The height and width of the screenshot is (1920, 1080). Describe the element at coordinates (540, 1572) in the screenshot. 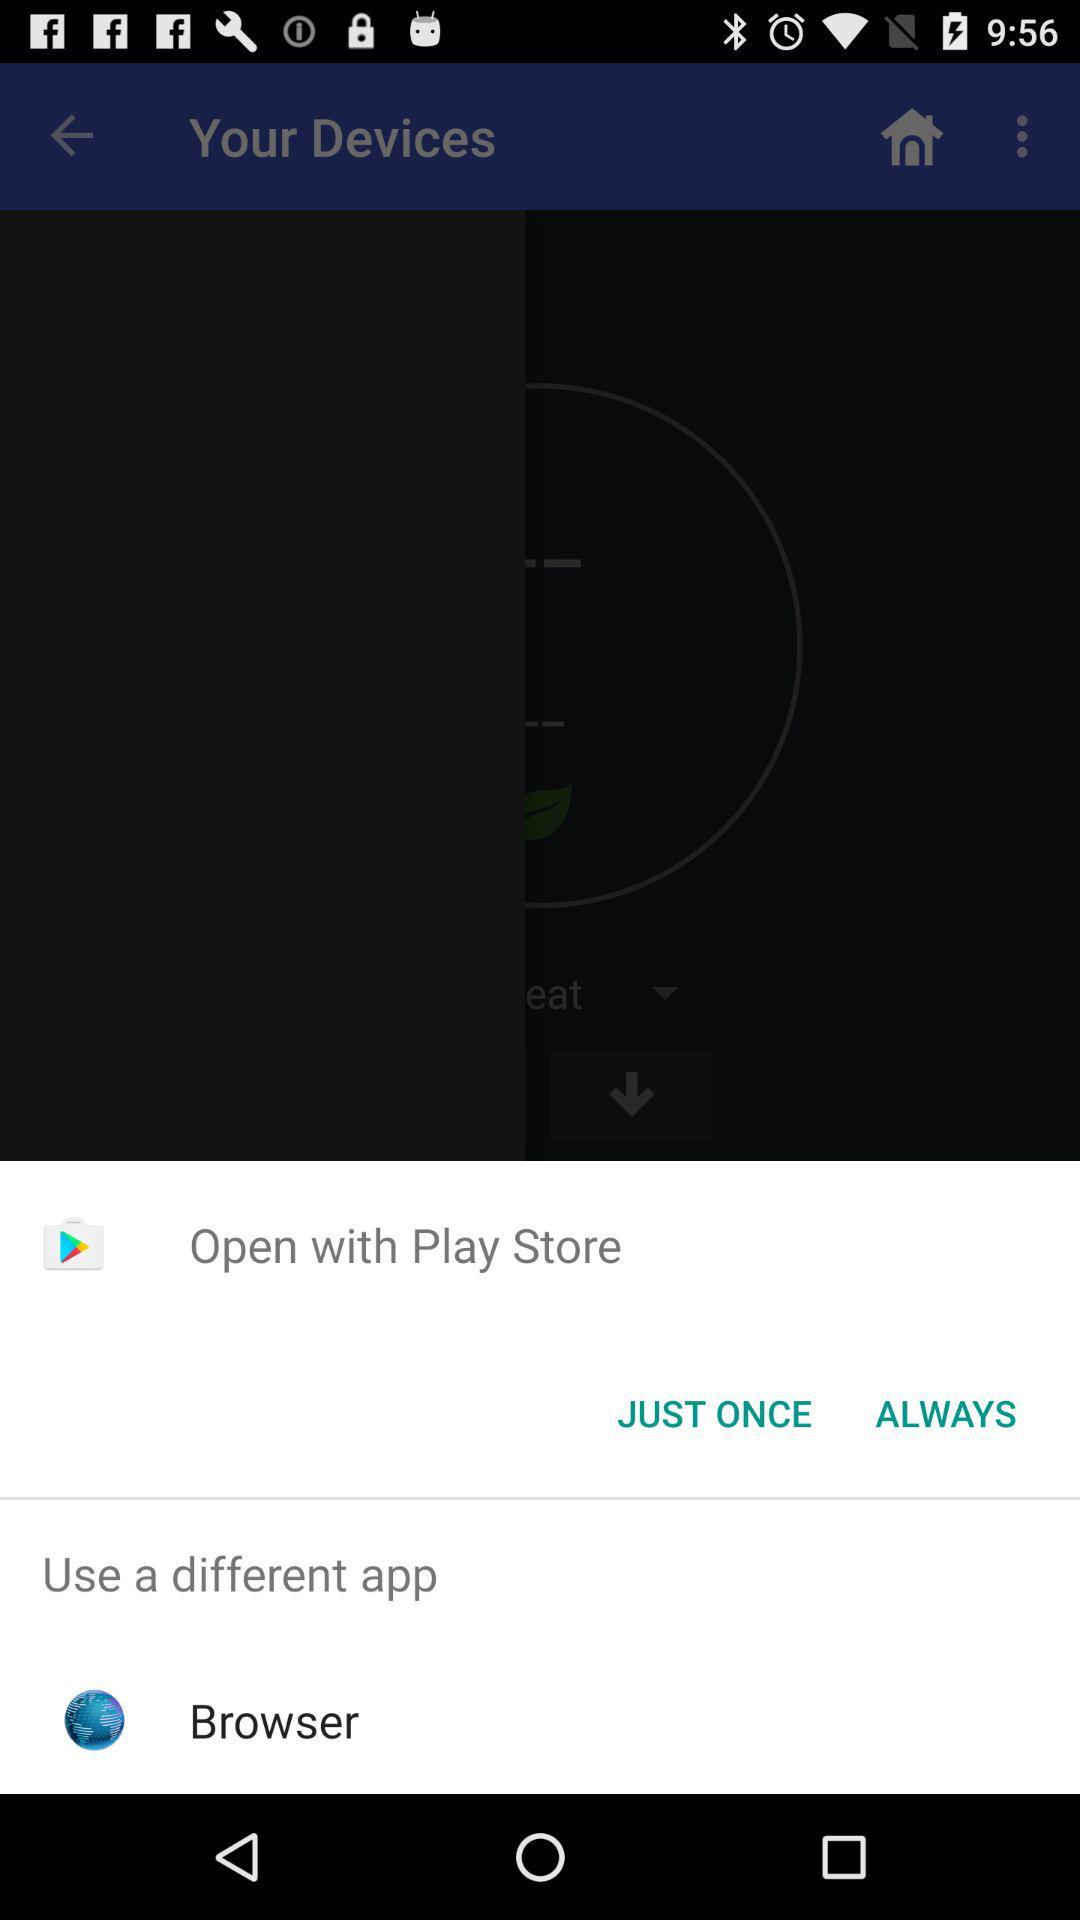

I see `use a different icon` at that location.